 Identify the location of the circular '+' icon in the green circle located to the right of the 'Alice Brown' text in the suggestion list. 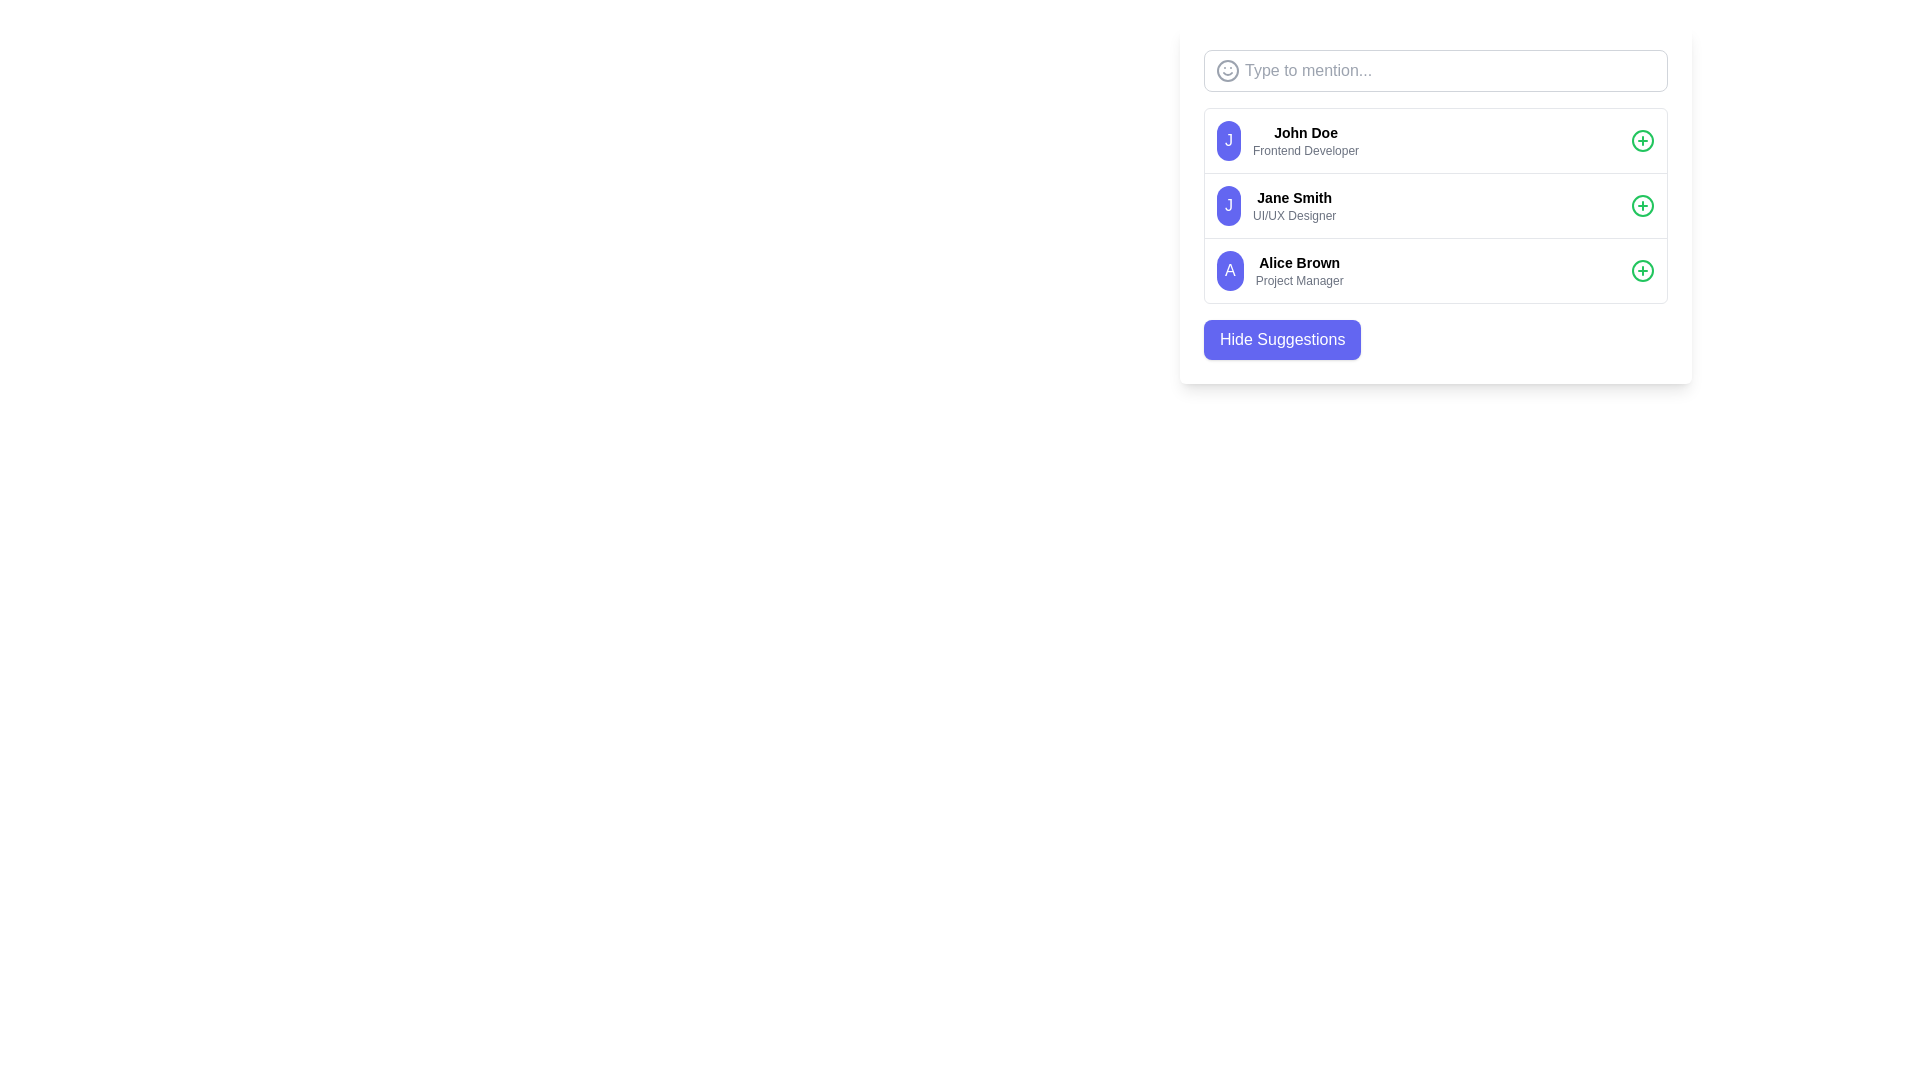
(1642, 270).